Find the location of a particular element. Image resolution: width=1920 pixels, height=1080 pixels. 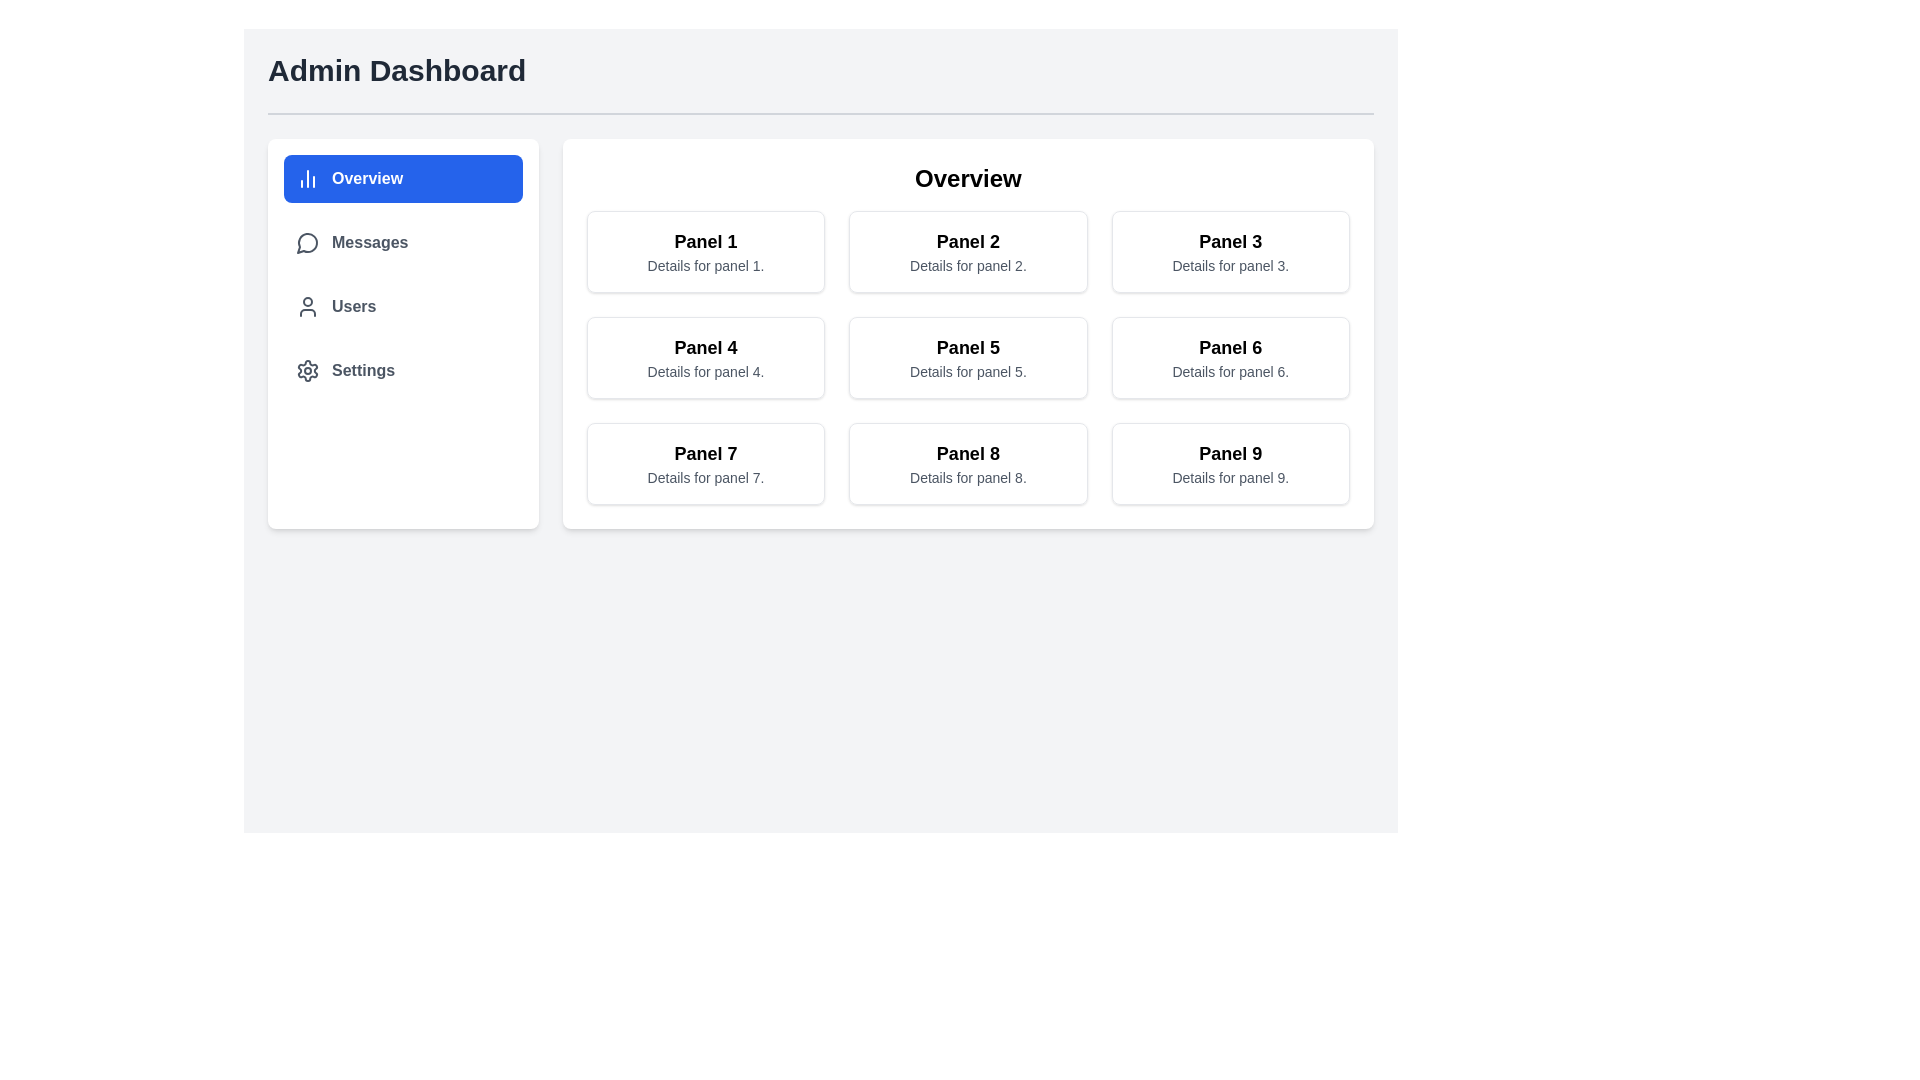

the 'Settings' link in the Navigation Sidebar is located at coordinates (402, 333).